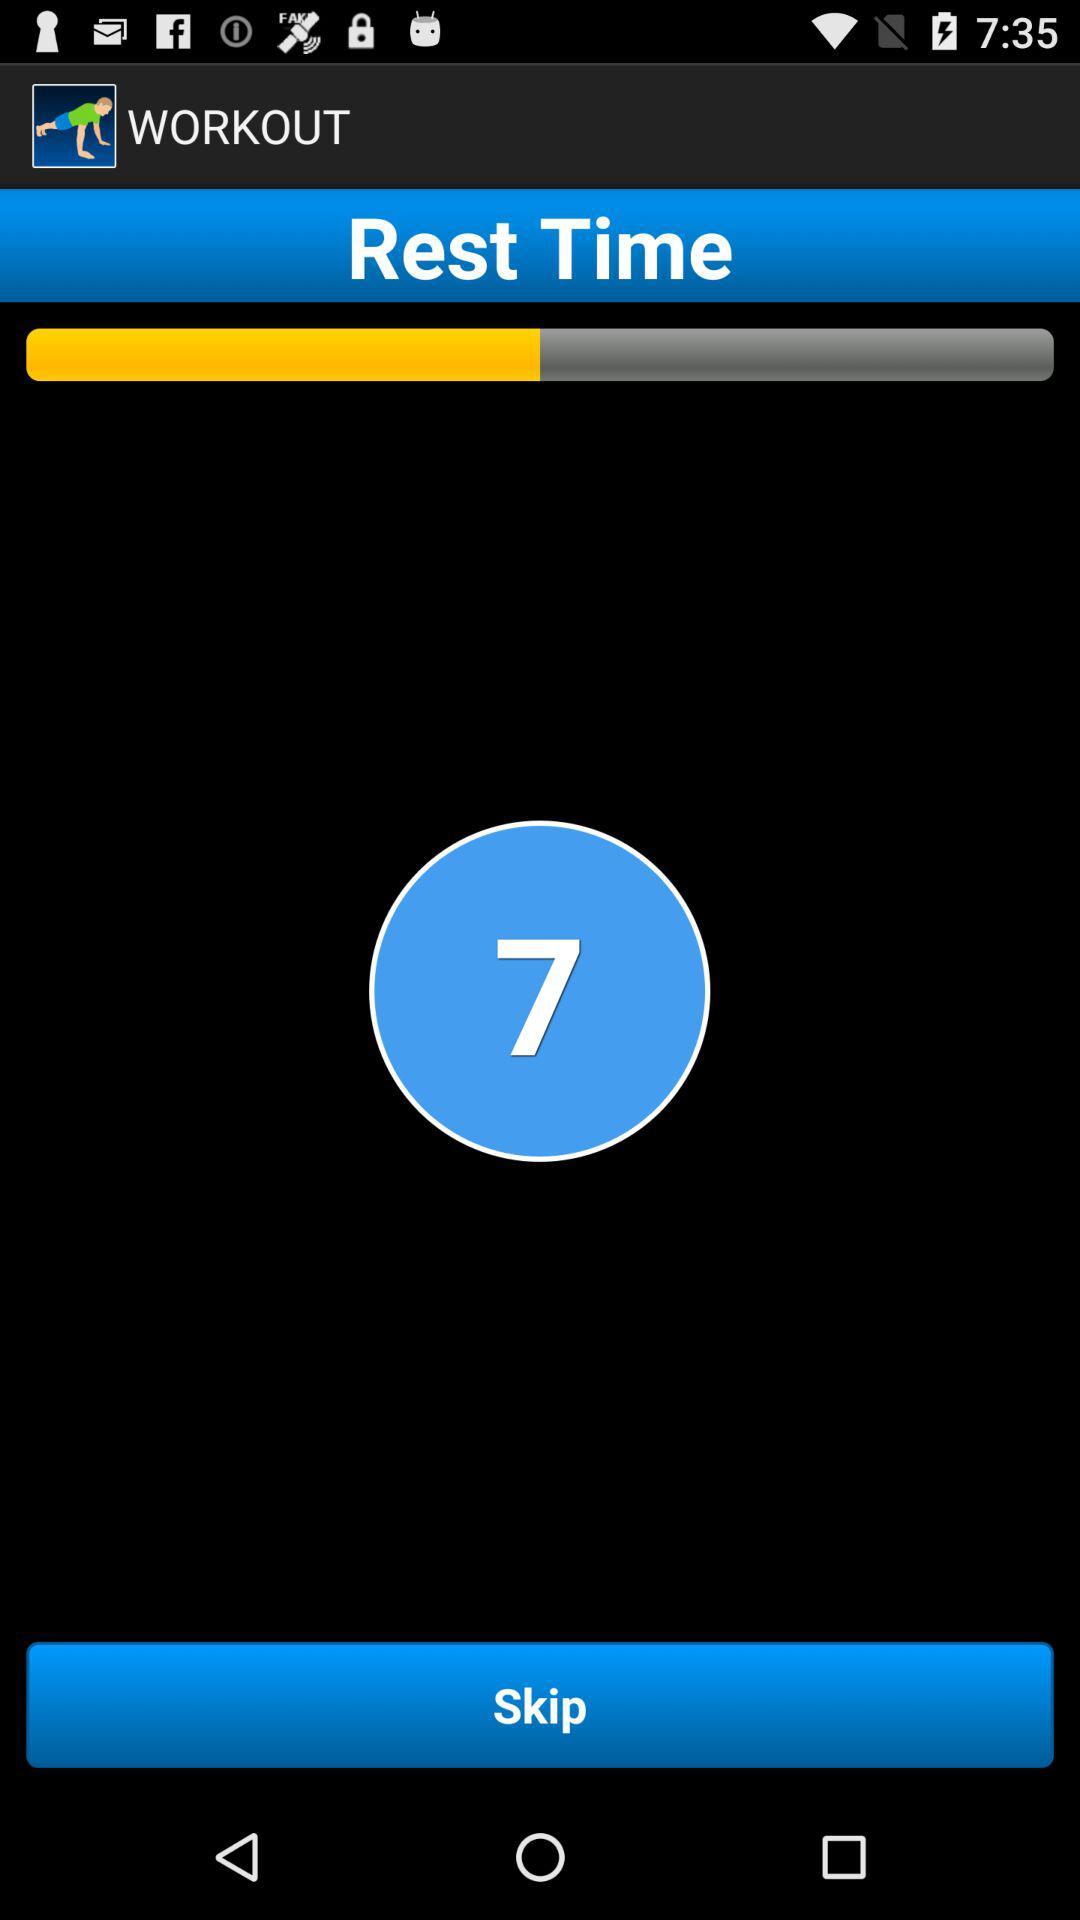 This screenshot has width=1080, height=1920. What do you see at coordinates (540, 1703) in the screenshot?
I see `skip item` at bounding box center [540, 1703].